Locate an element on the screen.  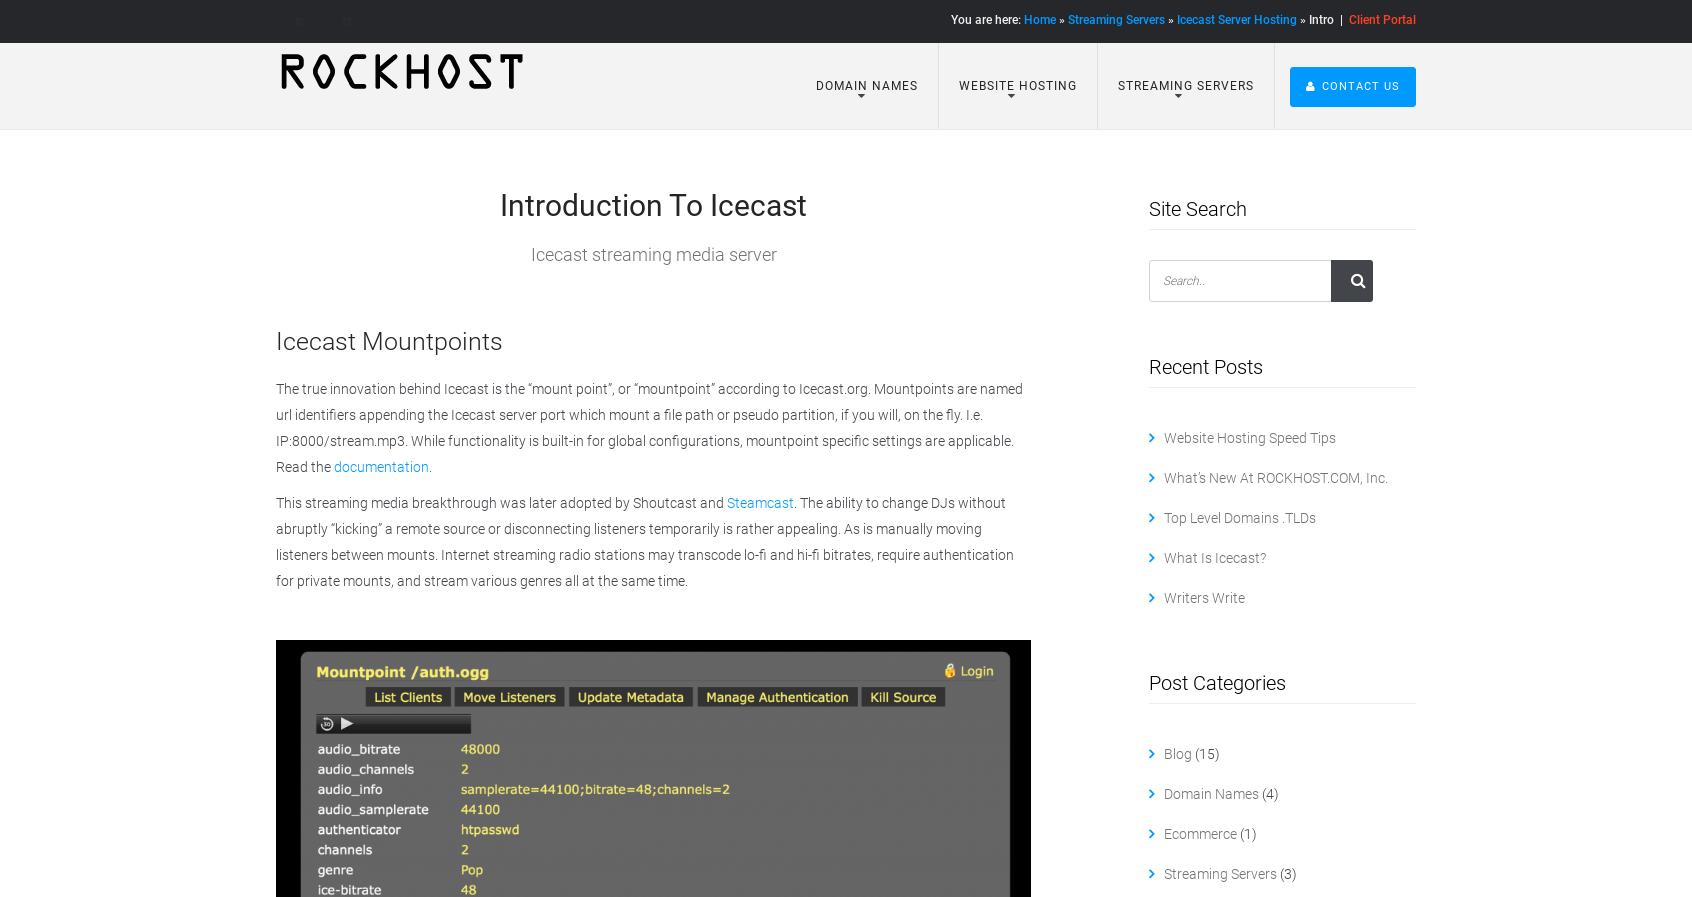
'Icecast streaming media server' is located at coordinates (652, 253).